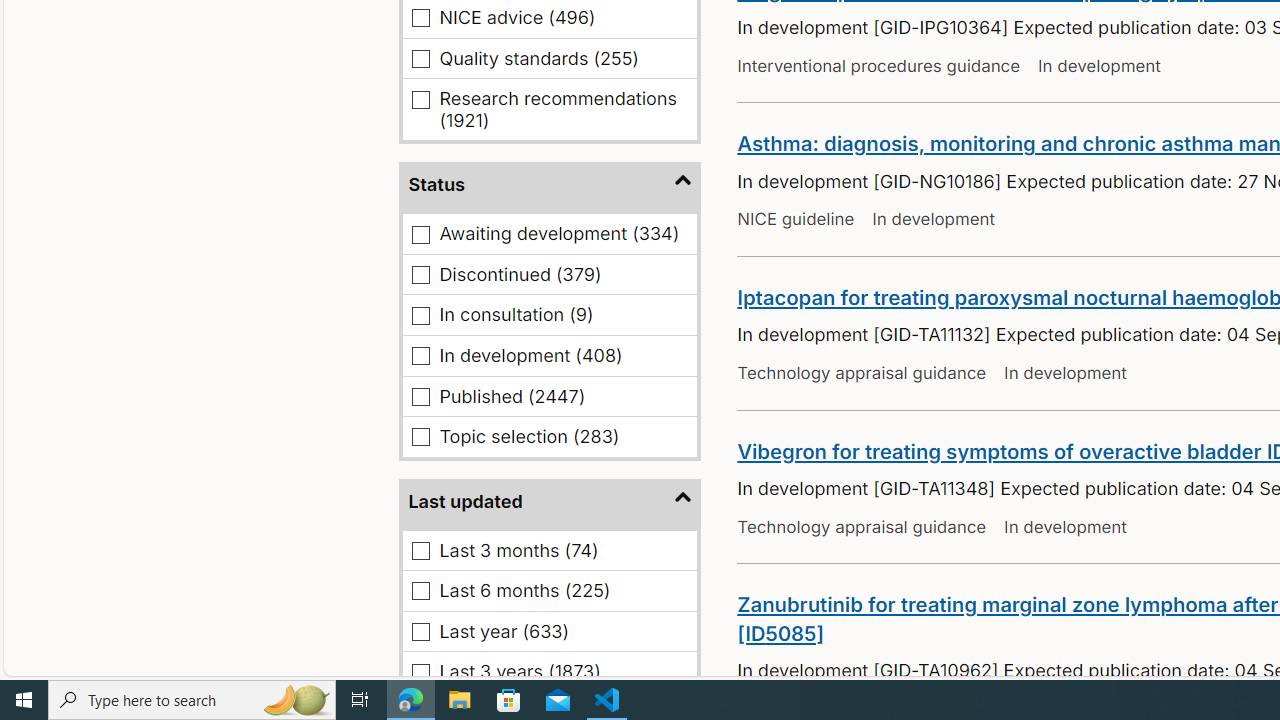 This screenshot has width=1280, height=720. I want to click on 'Discontinued (379)', so click(420, 275).